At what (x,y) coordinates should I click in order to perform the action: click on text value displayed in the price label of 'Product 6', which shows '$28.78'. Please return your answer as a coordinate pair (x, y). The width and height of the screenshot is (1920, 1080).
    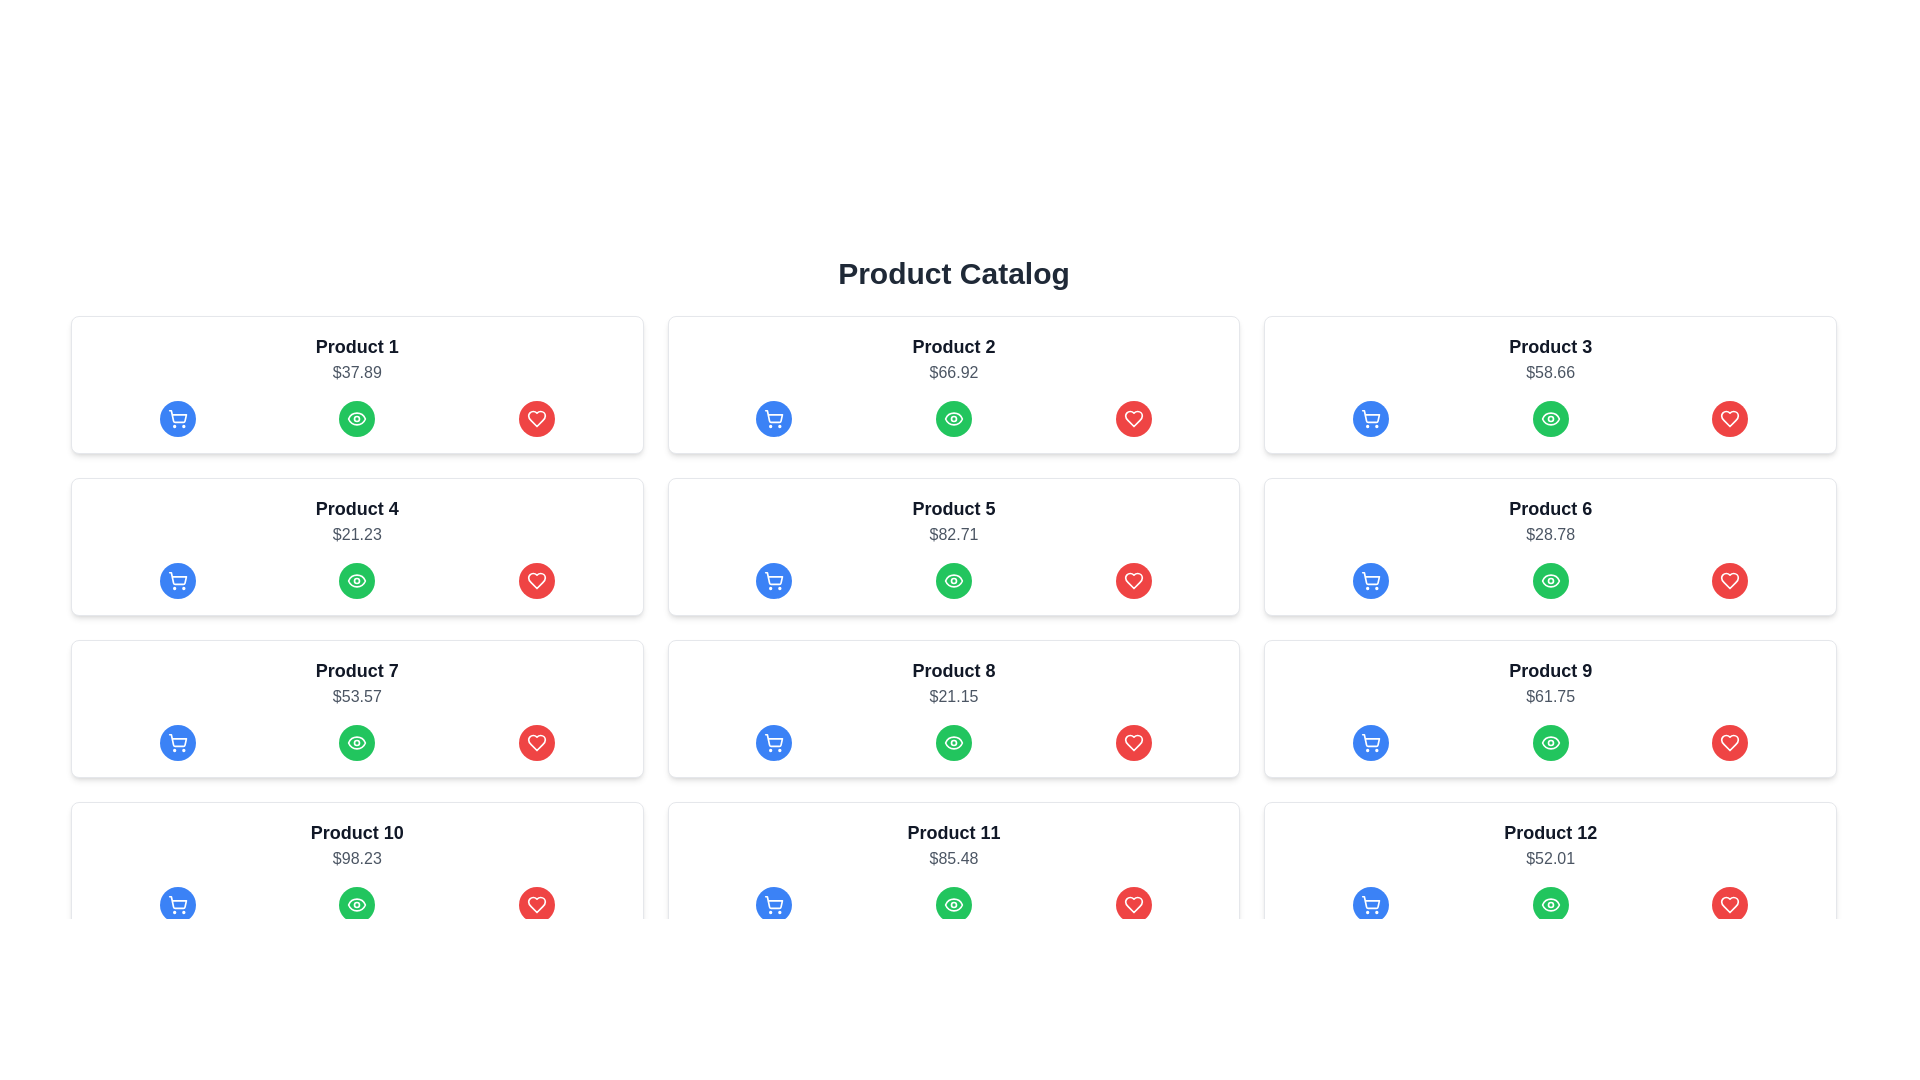
    Looking at the image, I should click on (1549, 534).